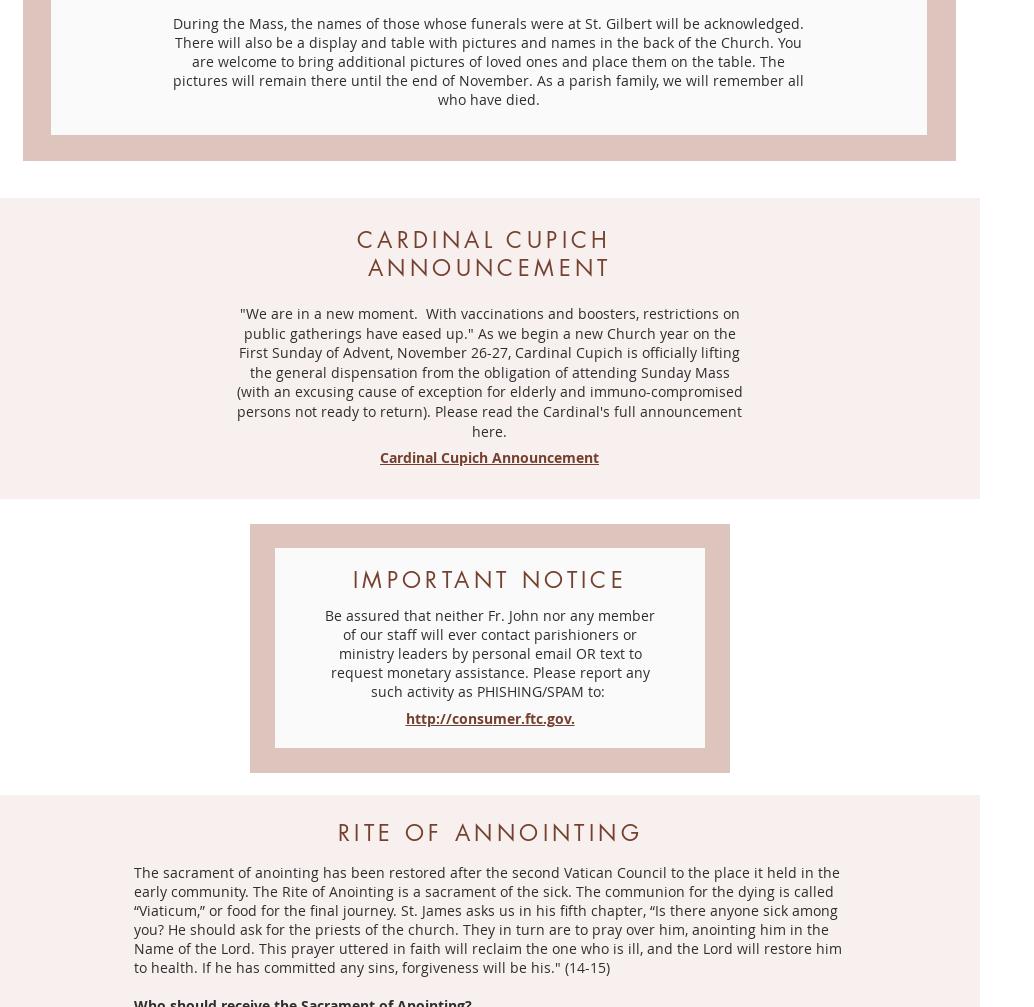 This screenshot has width=1034, height=1007. What do you see at coordinates (489, 830) in the screenshot?
I see `'RITE OF ANNOINTING'` at bounding box center [489, 830].